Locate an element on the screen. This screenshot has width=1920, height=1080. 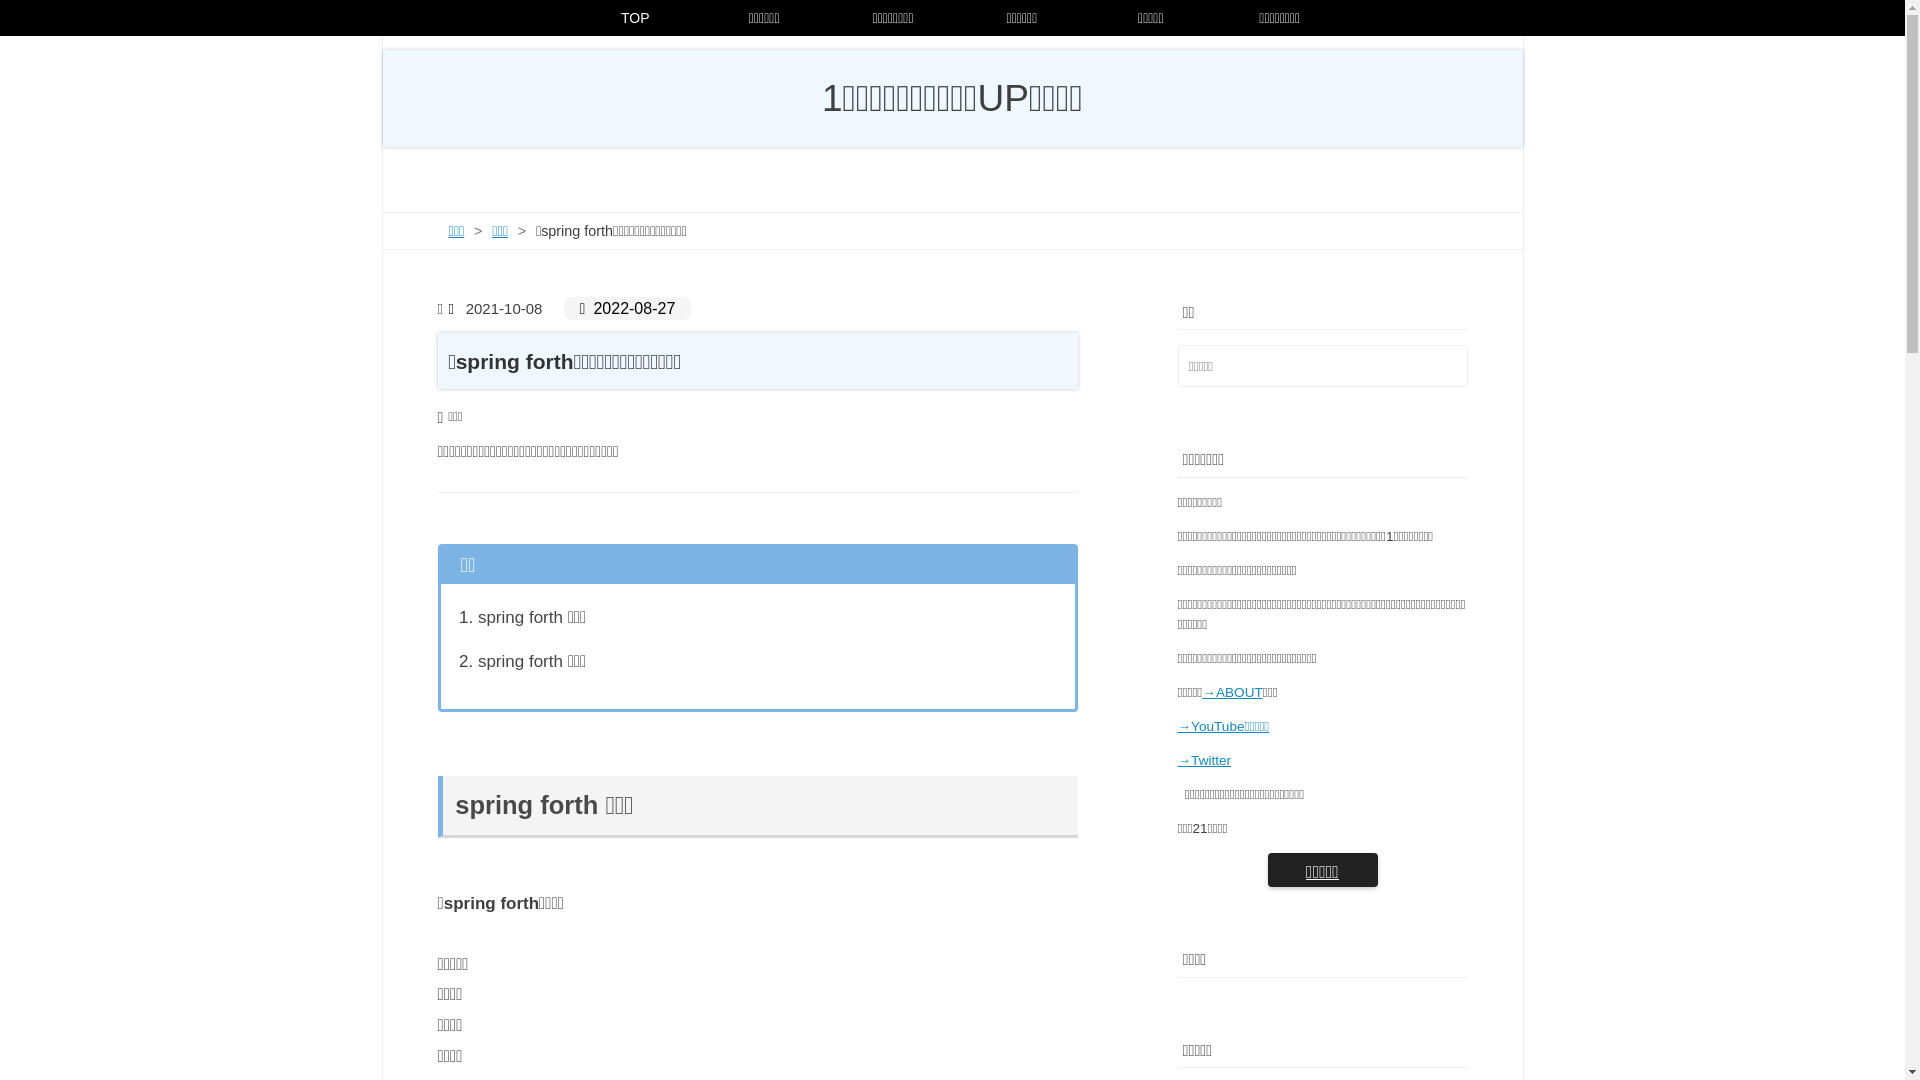
'2021-10-08' is located at coordinates (498, 308).